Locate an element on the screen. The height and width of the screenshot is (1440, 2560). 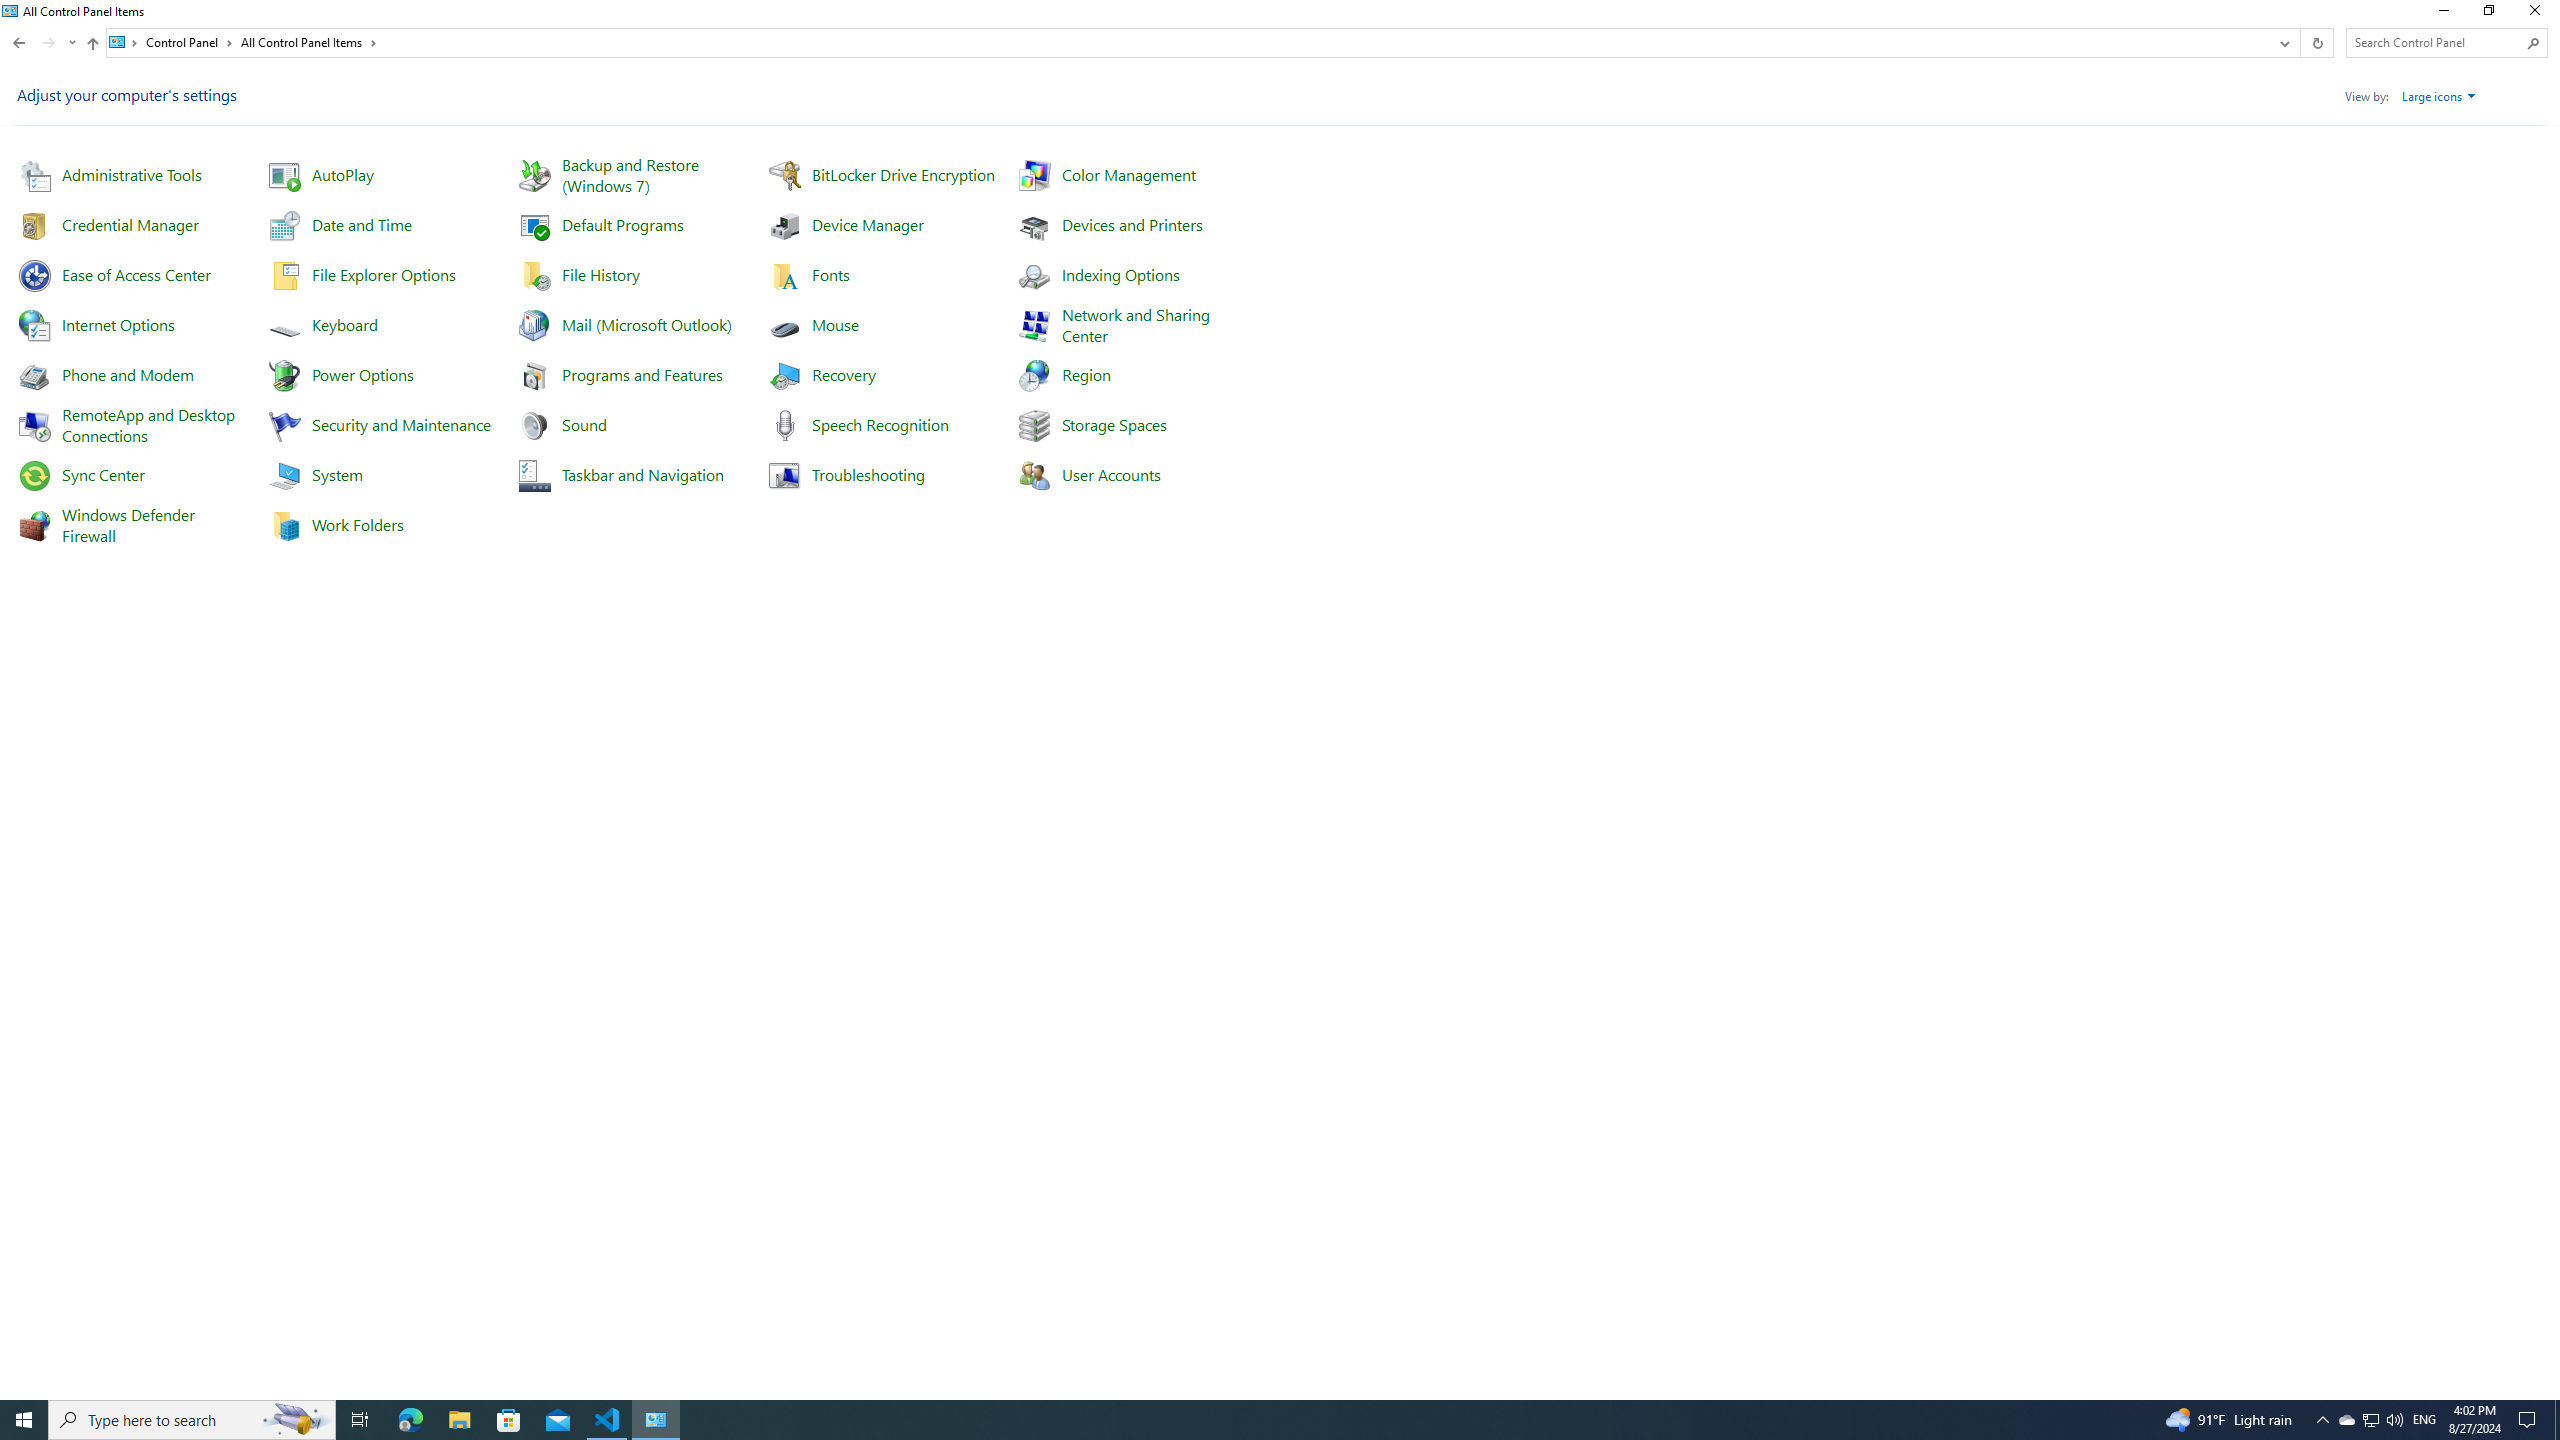
'File History' is located at coordinates (600, 273).